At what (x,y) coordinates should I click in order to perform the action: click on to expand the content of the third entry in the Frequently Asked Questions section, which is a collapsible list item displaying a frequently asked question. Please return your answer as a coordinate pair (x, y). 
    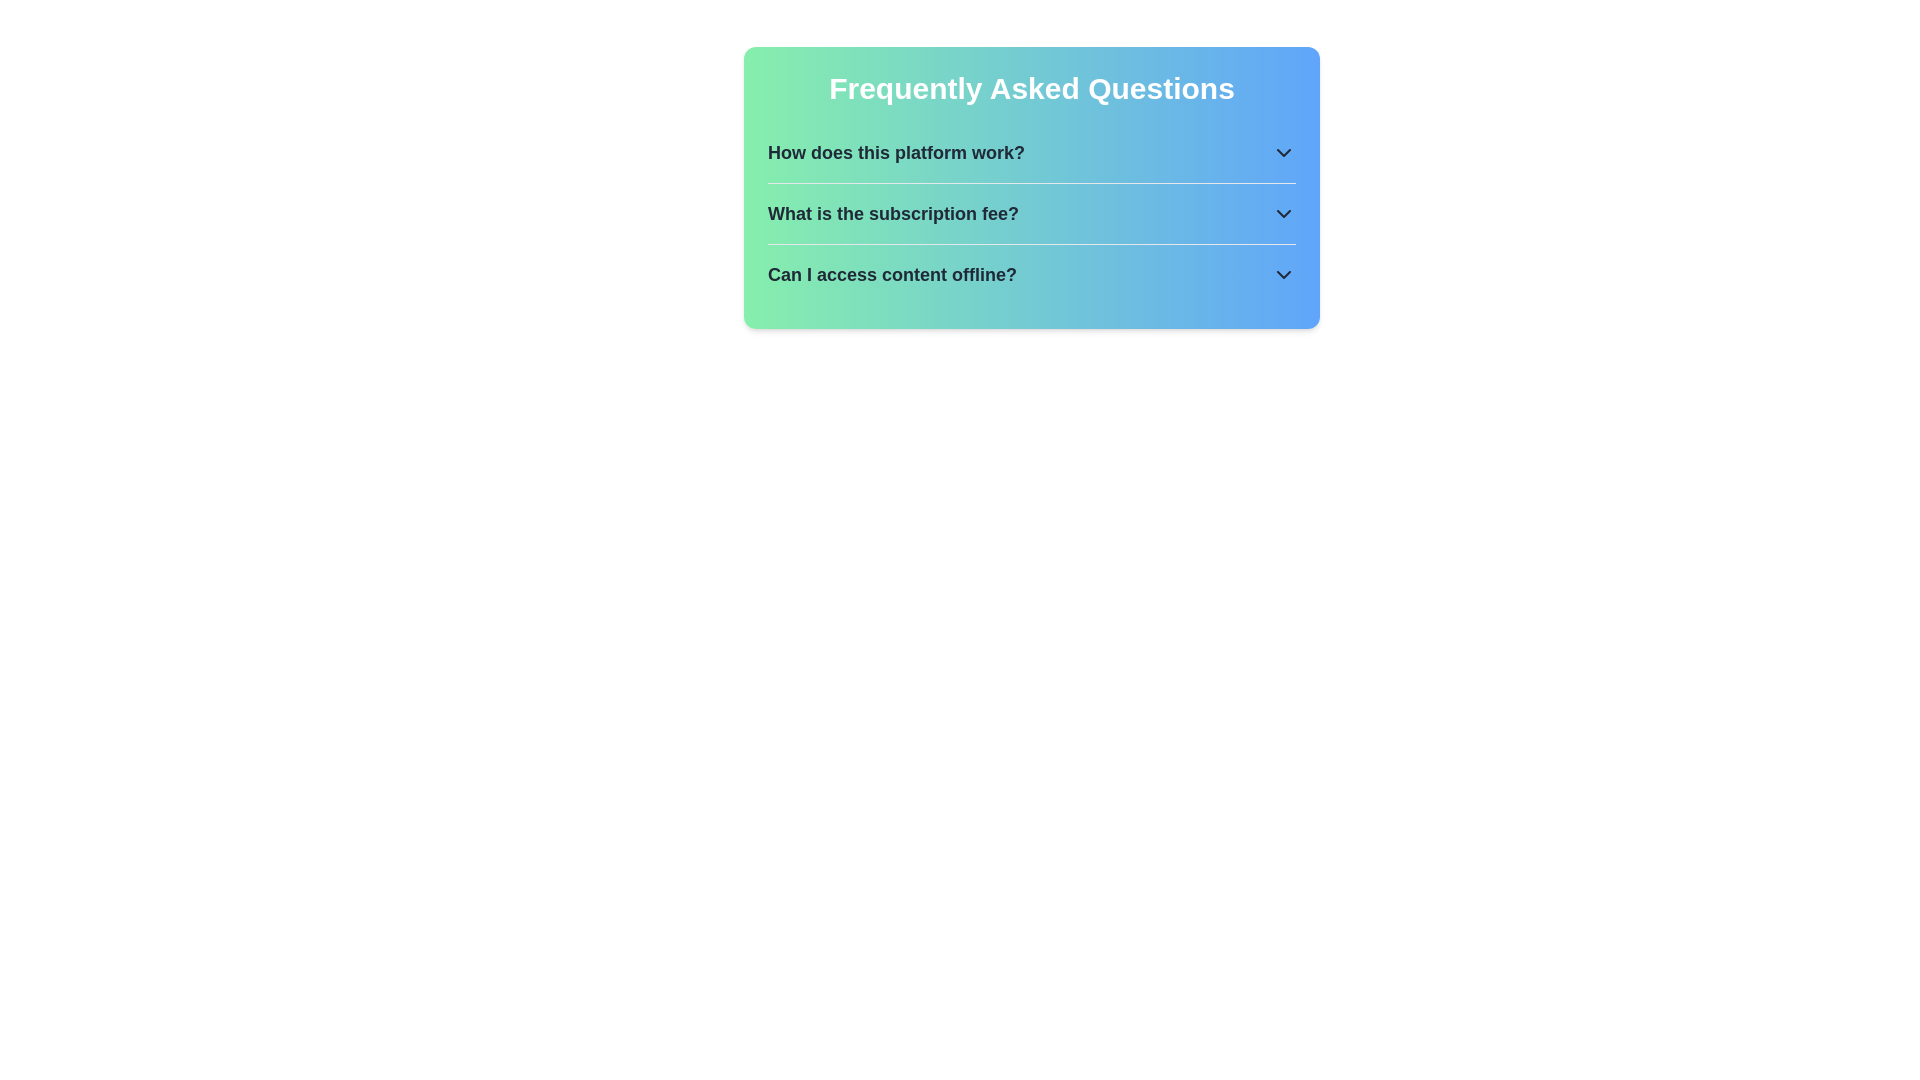
    Looking at the image, I should click on (1032, 273).